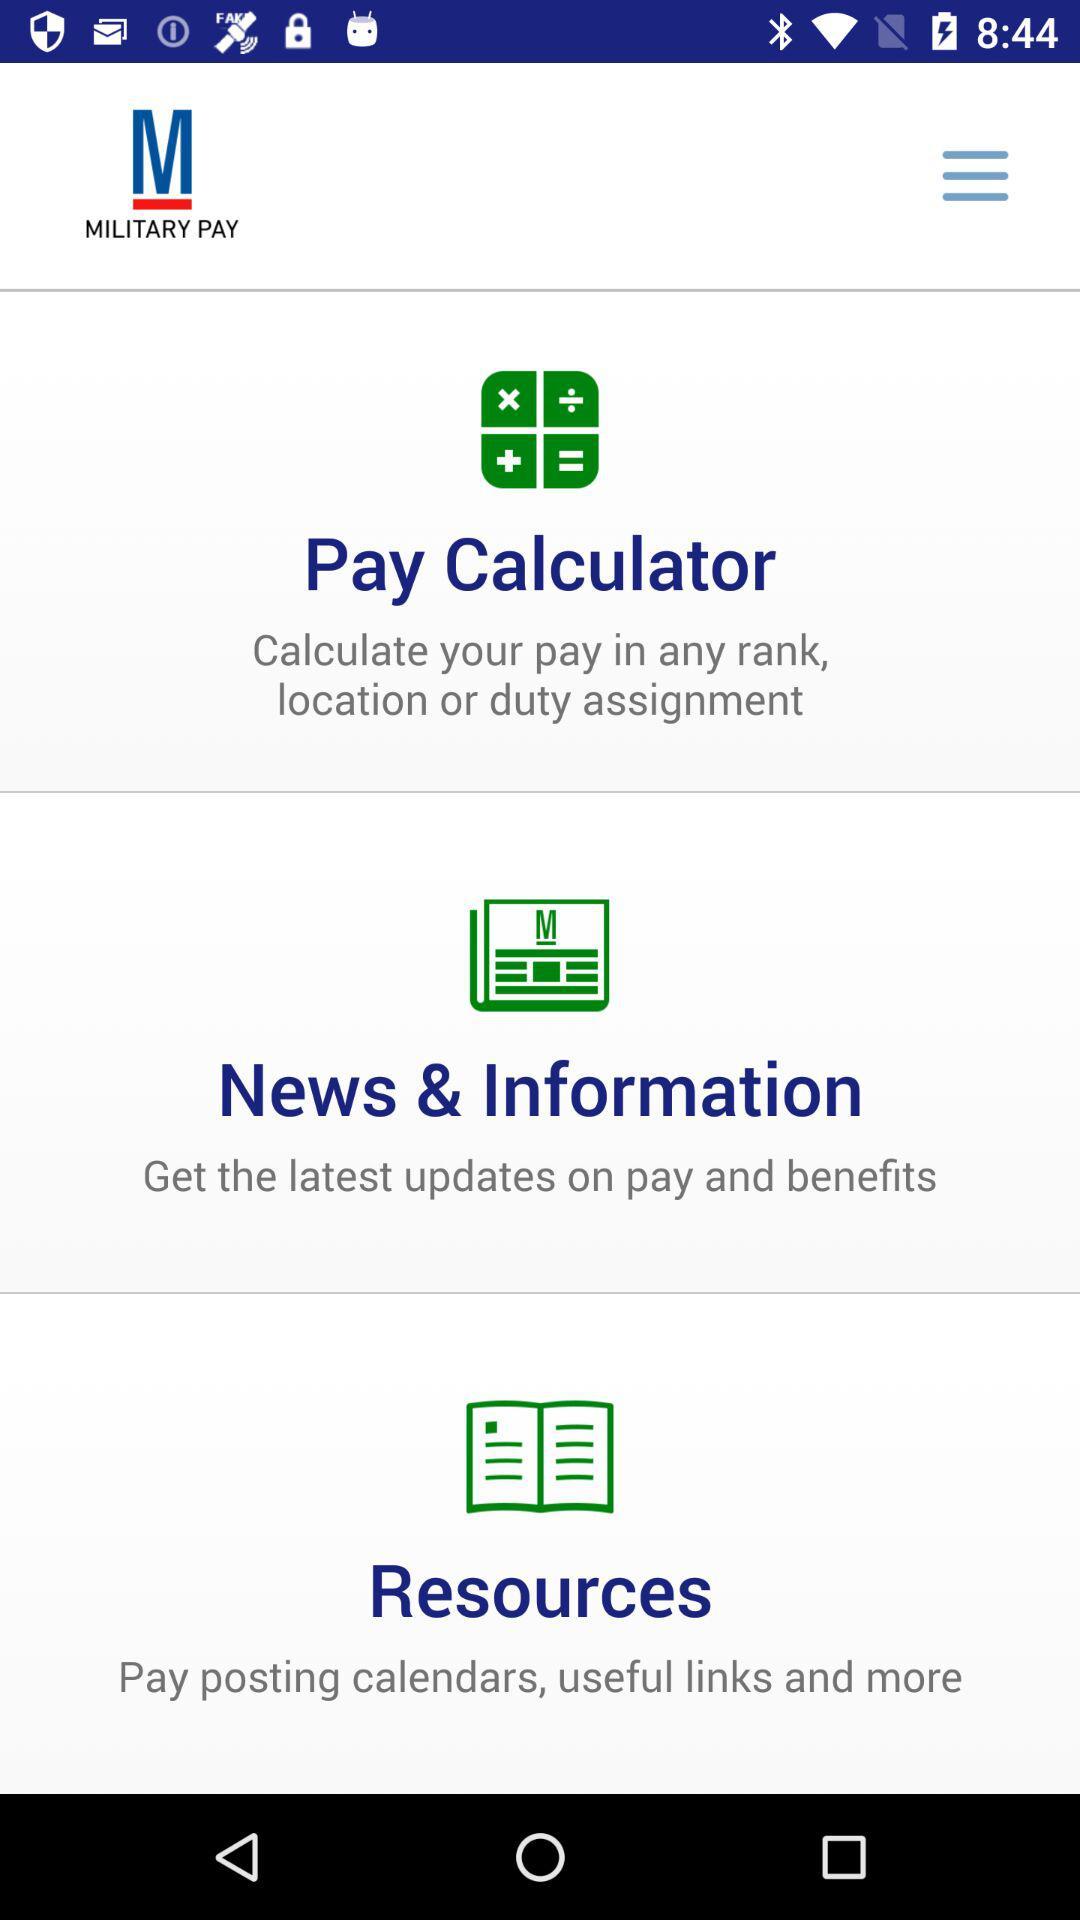 The image size is (1080, 1920). Describe the element at coordinates (974, 175) in the screenshot. I see `options` at that location.